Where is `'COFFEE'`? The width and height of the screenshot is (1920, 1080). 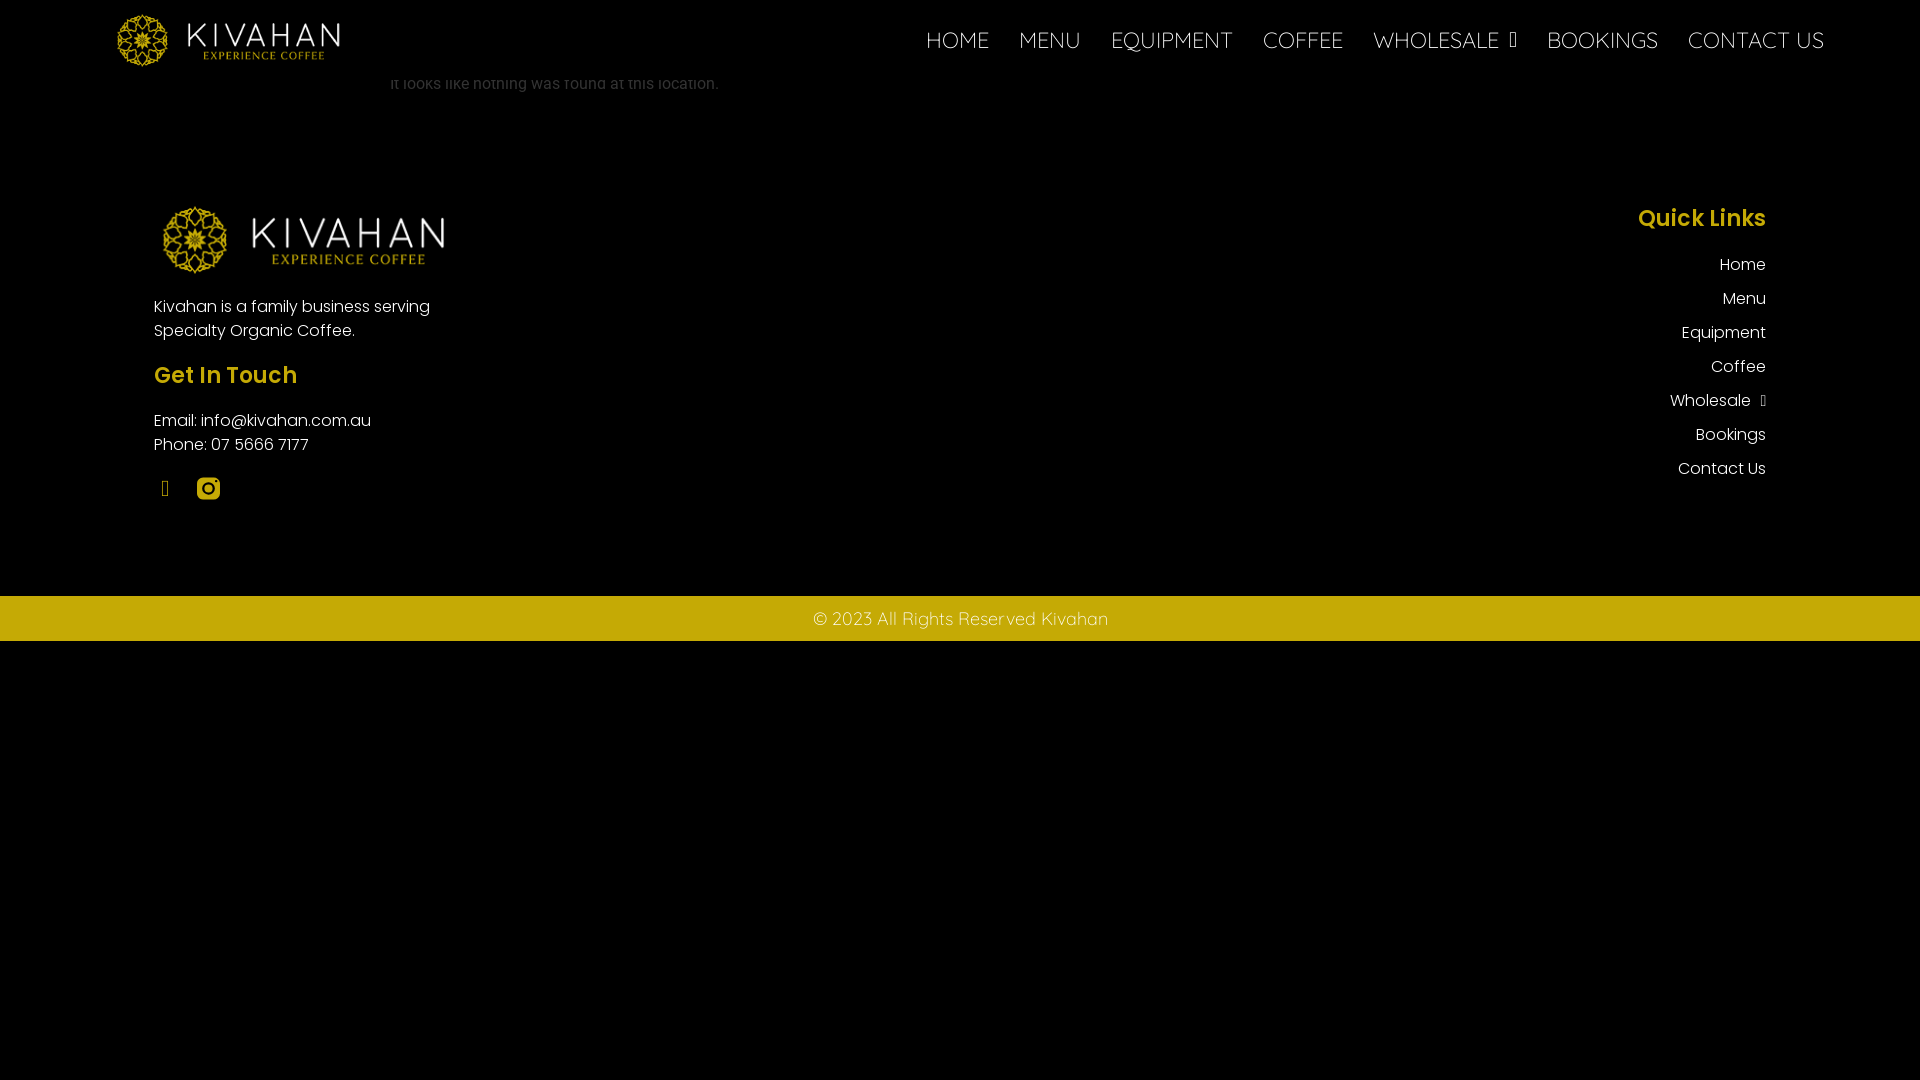 'COFFEE' is located at coordinates (1302, 39).